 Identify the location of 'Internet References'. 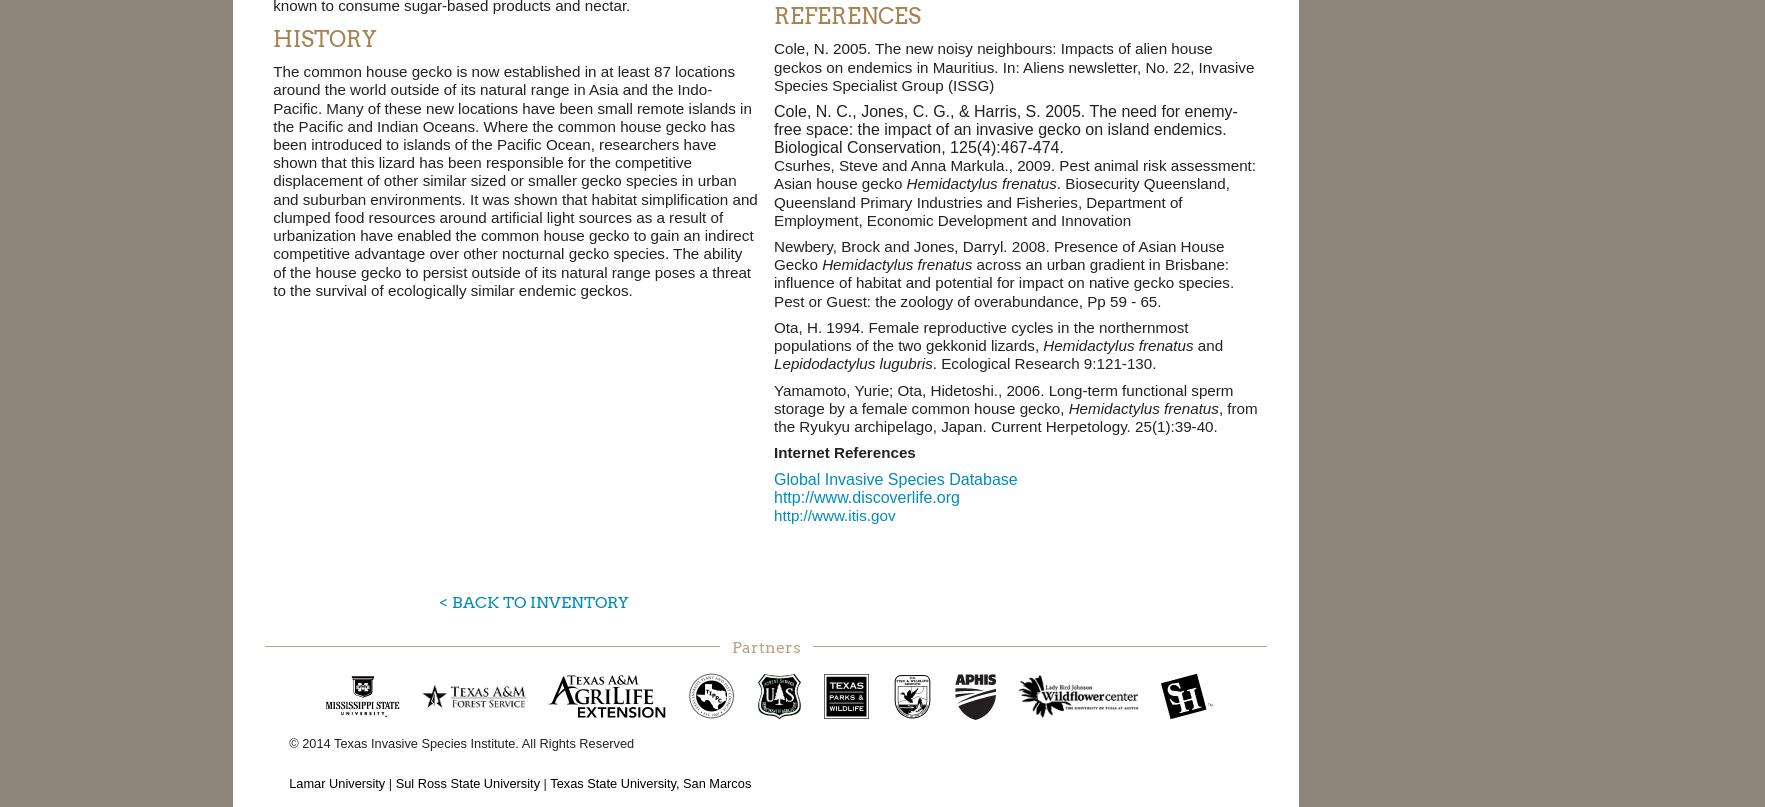
(843, 451).